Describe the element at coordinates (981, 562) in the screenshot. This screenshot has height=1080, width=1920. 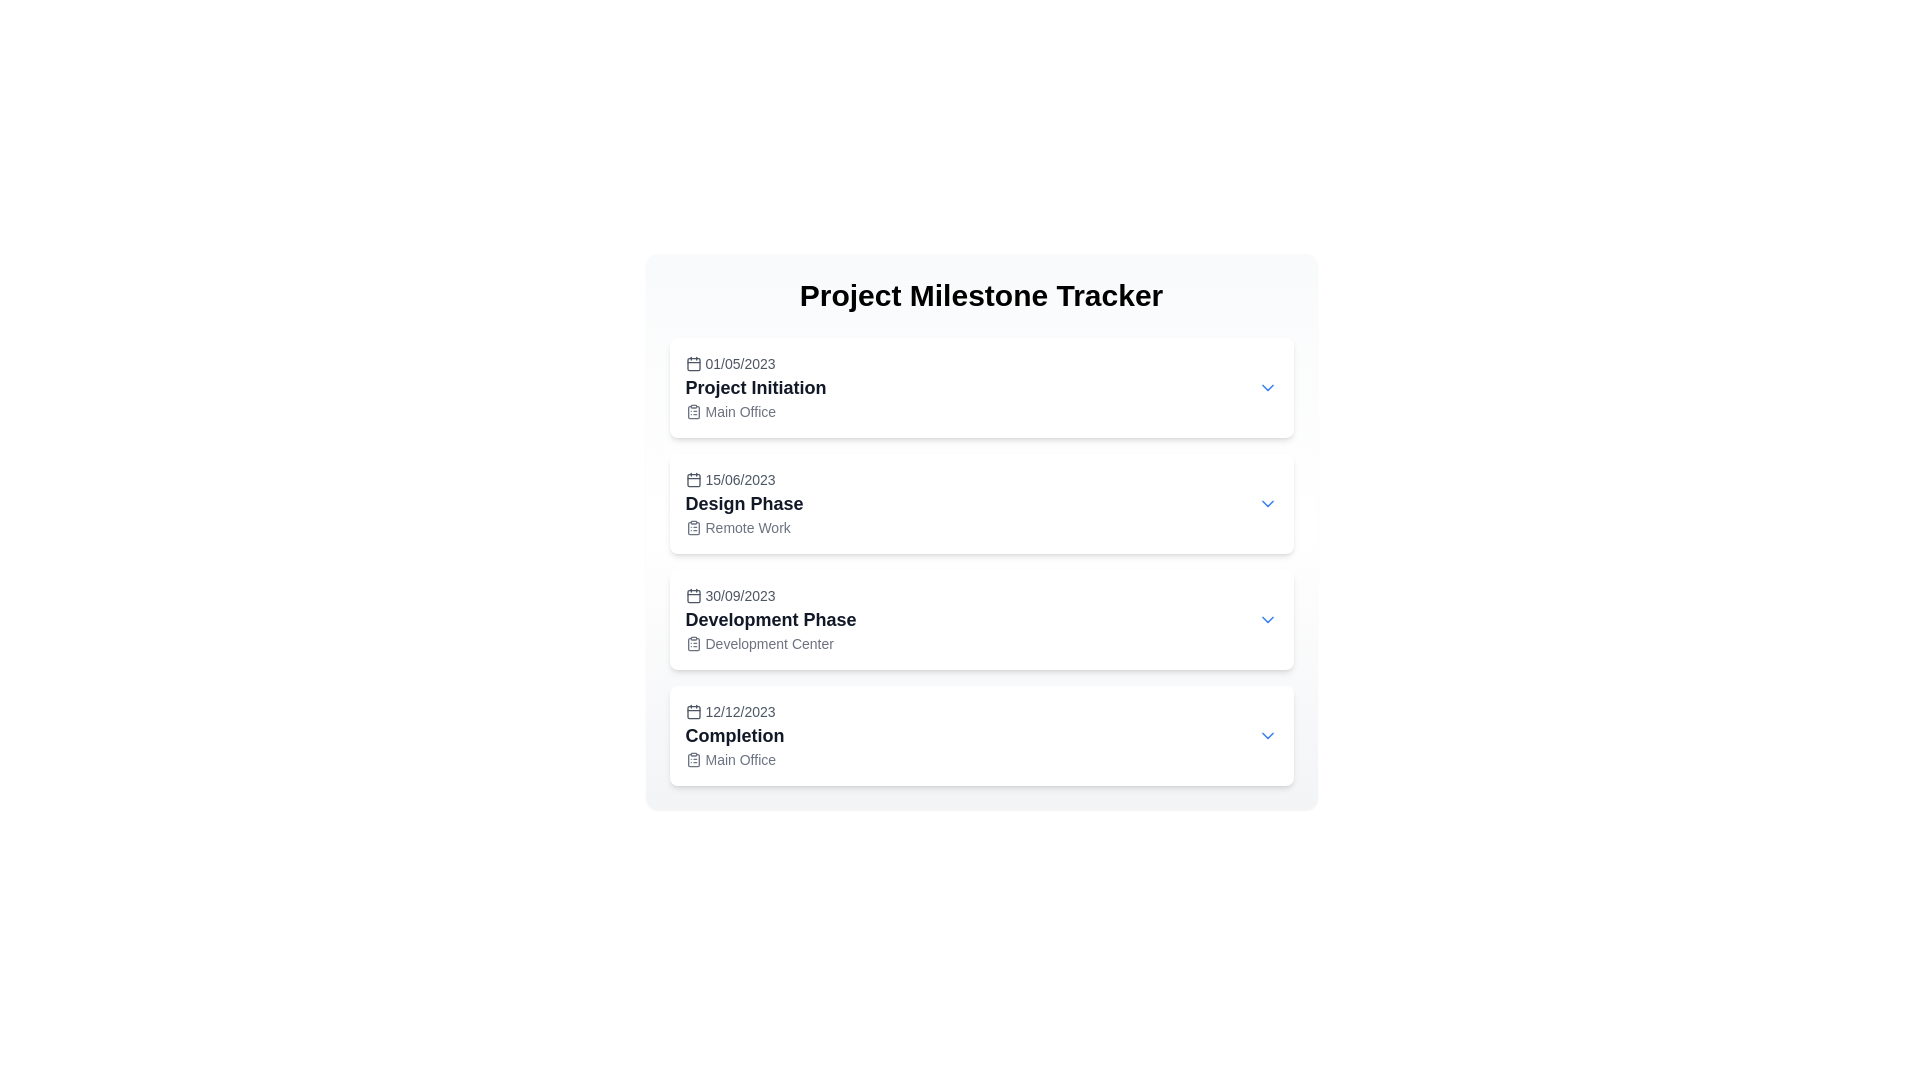
I see `the third milestone card in the Project Milestone Tracker section` at that location.